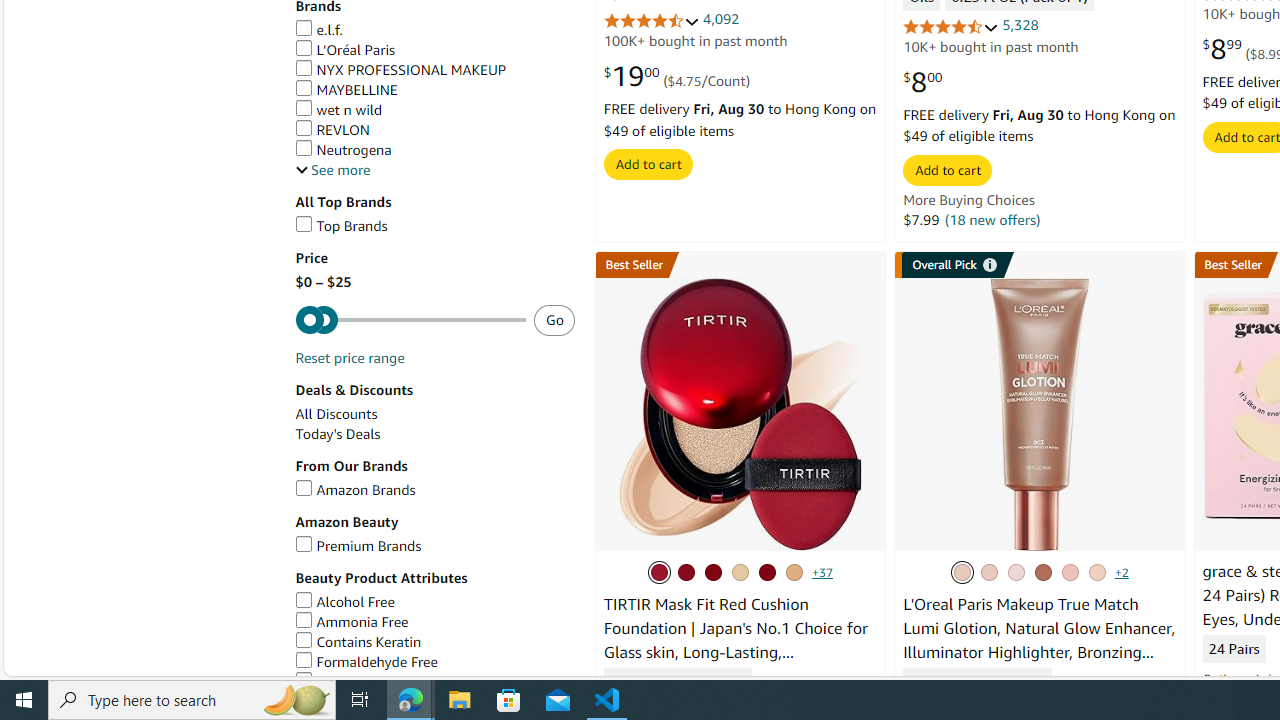 The image size is (1280, 720). What do you see at coordinates (989, 572) in the screenshot?
I see `'901 Fair'` at bounding box center [989, 572].